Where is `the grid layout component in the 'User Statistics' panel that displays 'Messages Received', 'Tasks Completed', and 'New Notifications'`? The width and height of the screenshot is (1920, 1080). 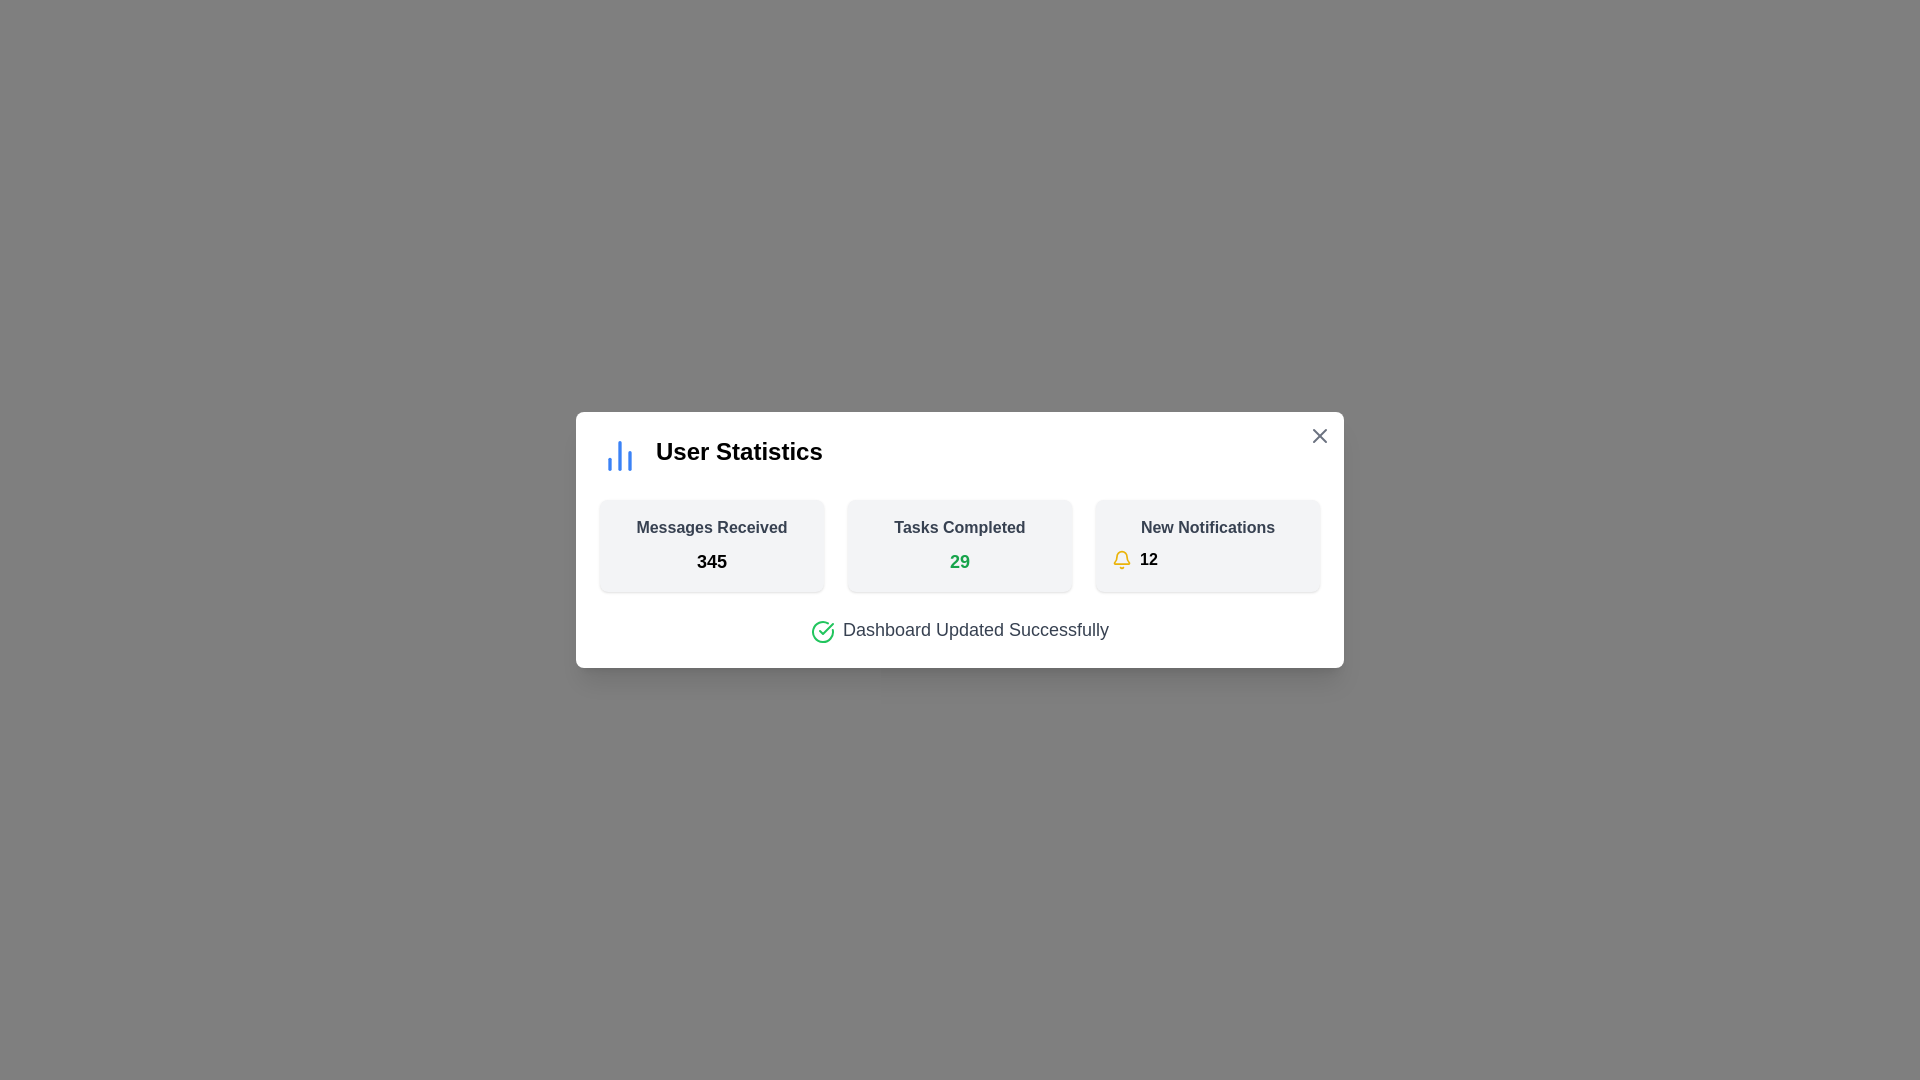
the grid layout component in the 'User Statistics' panel that displays 'Messages Received', 'Tasks Completed', and 'New Notifications' is located at coordinates (960, 546).